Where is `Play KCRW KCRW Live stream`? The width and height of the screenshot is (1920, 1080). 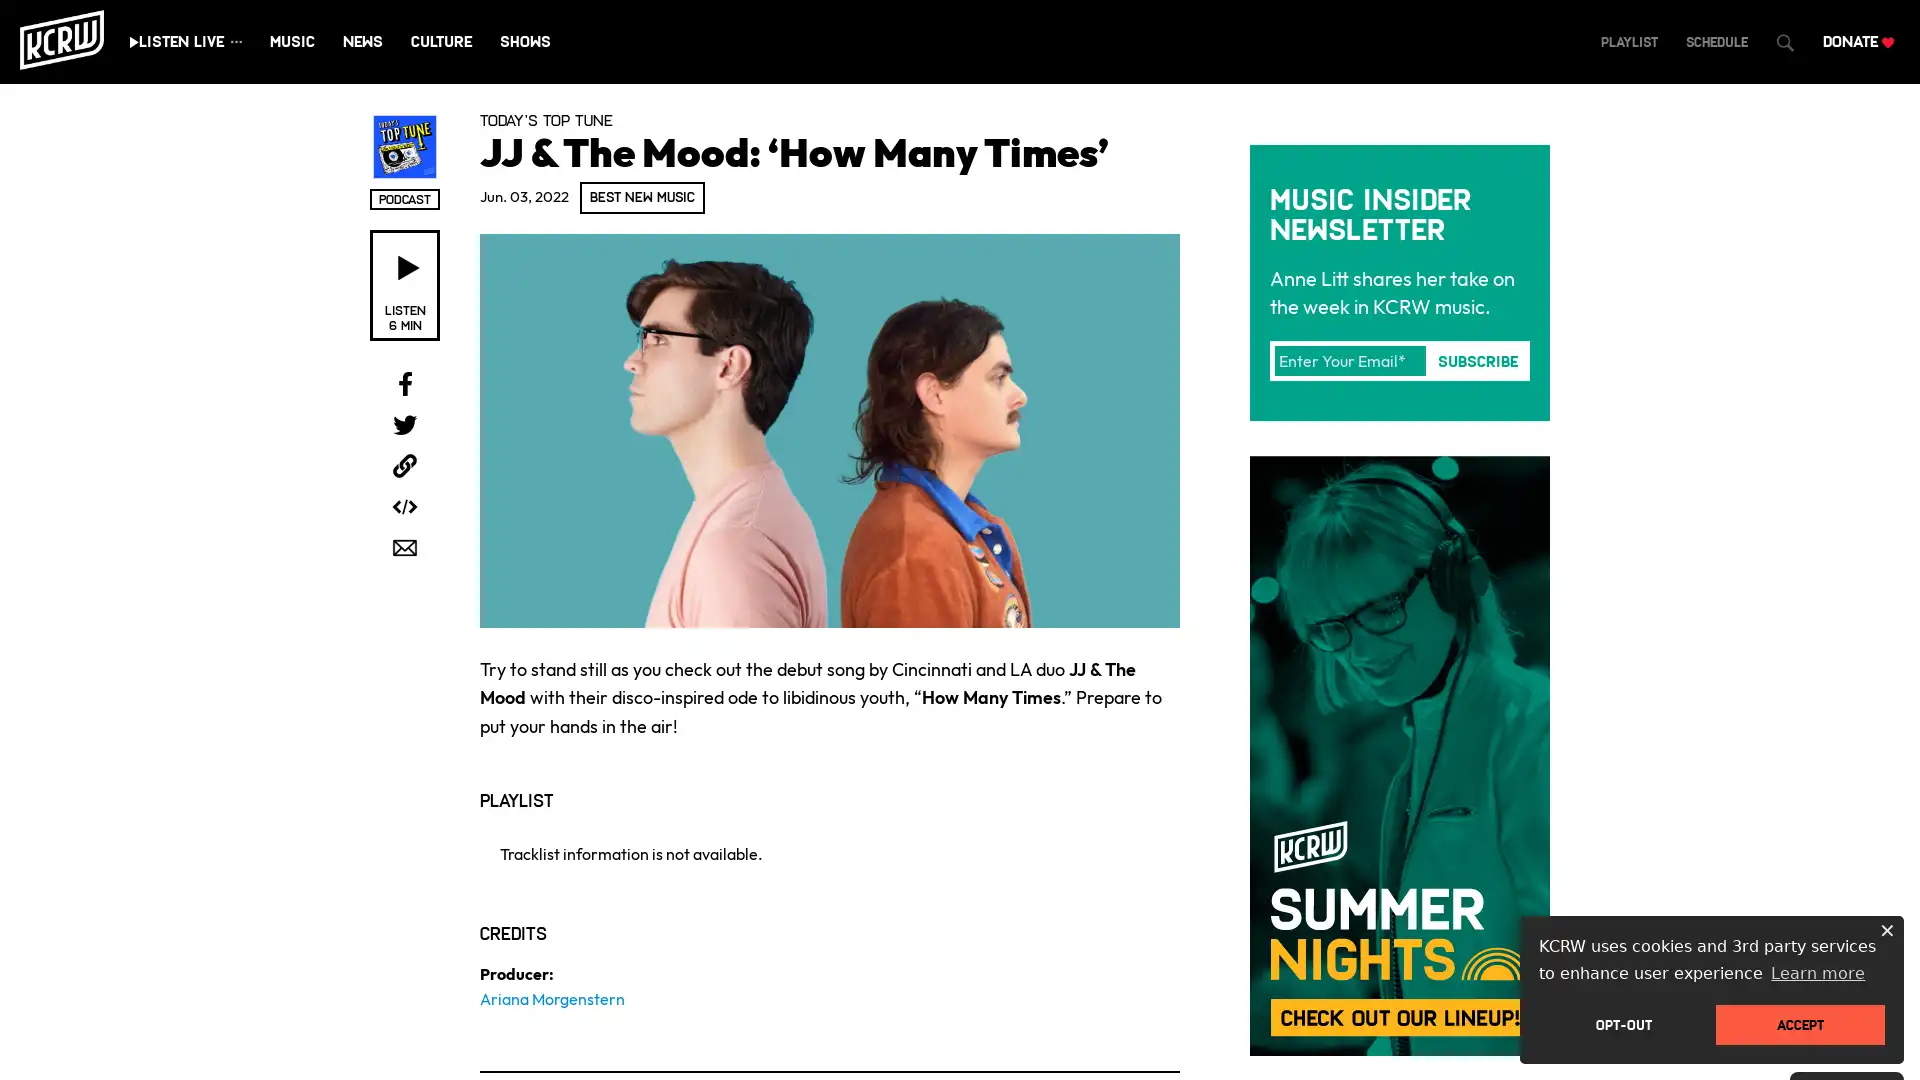 Play KCRW KCRW Live stream is located at coordinates (289, 42).